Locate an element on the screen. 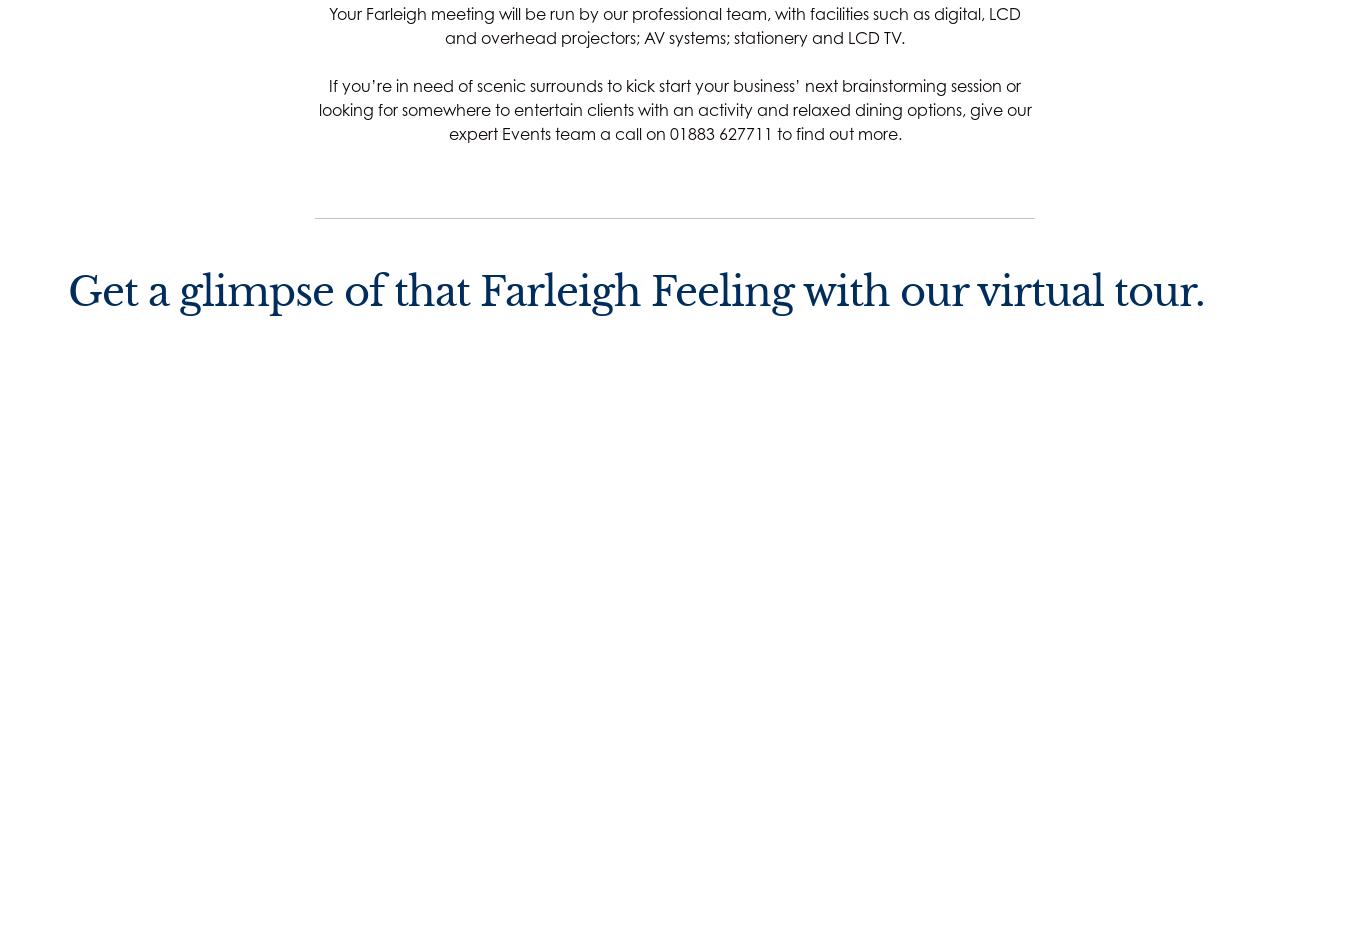 This screenshot has height=945, width=1350. 'enquiries@farleighfox.co.uk' is located at coordinates (450, 852).